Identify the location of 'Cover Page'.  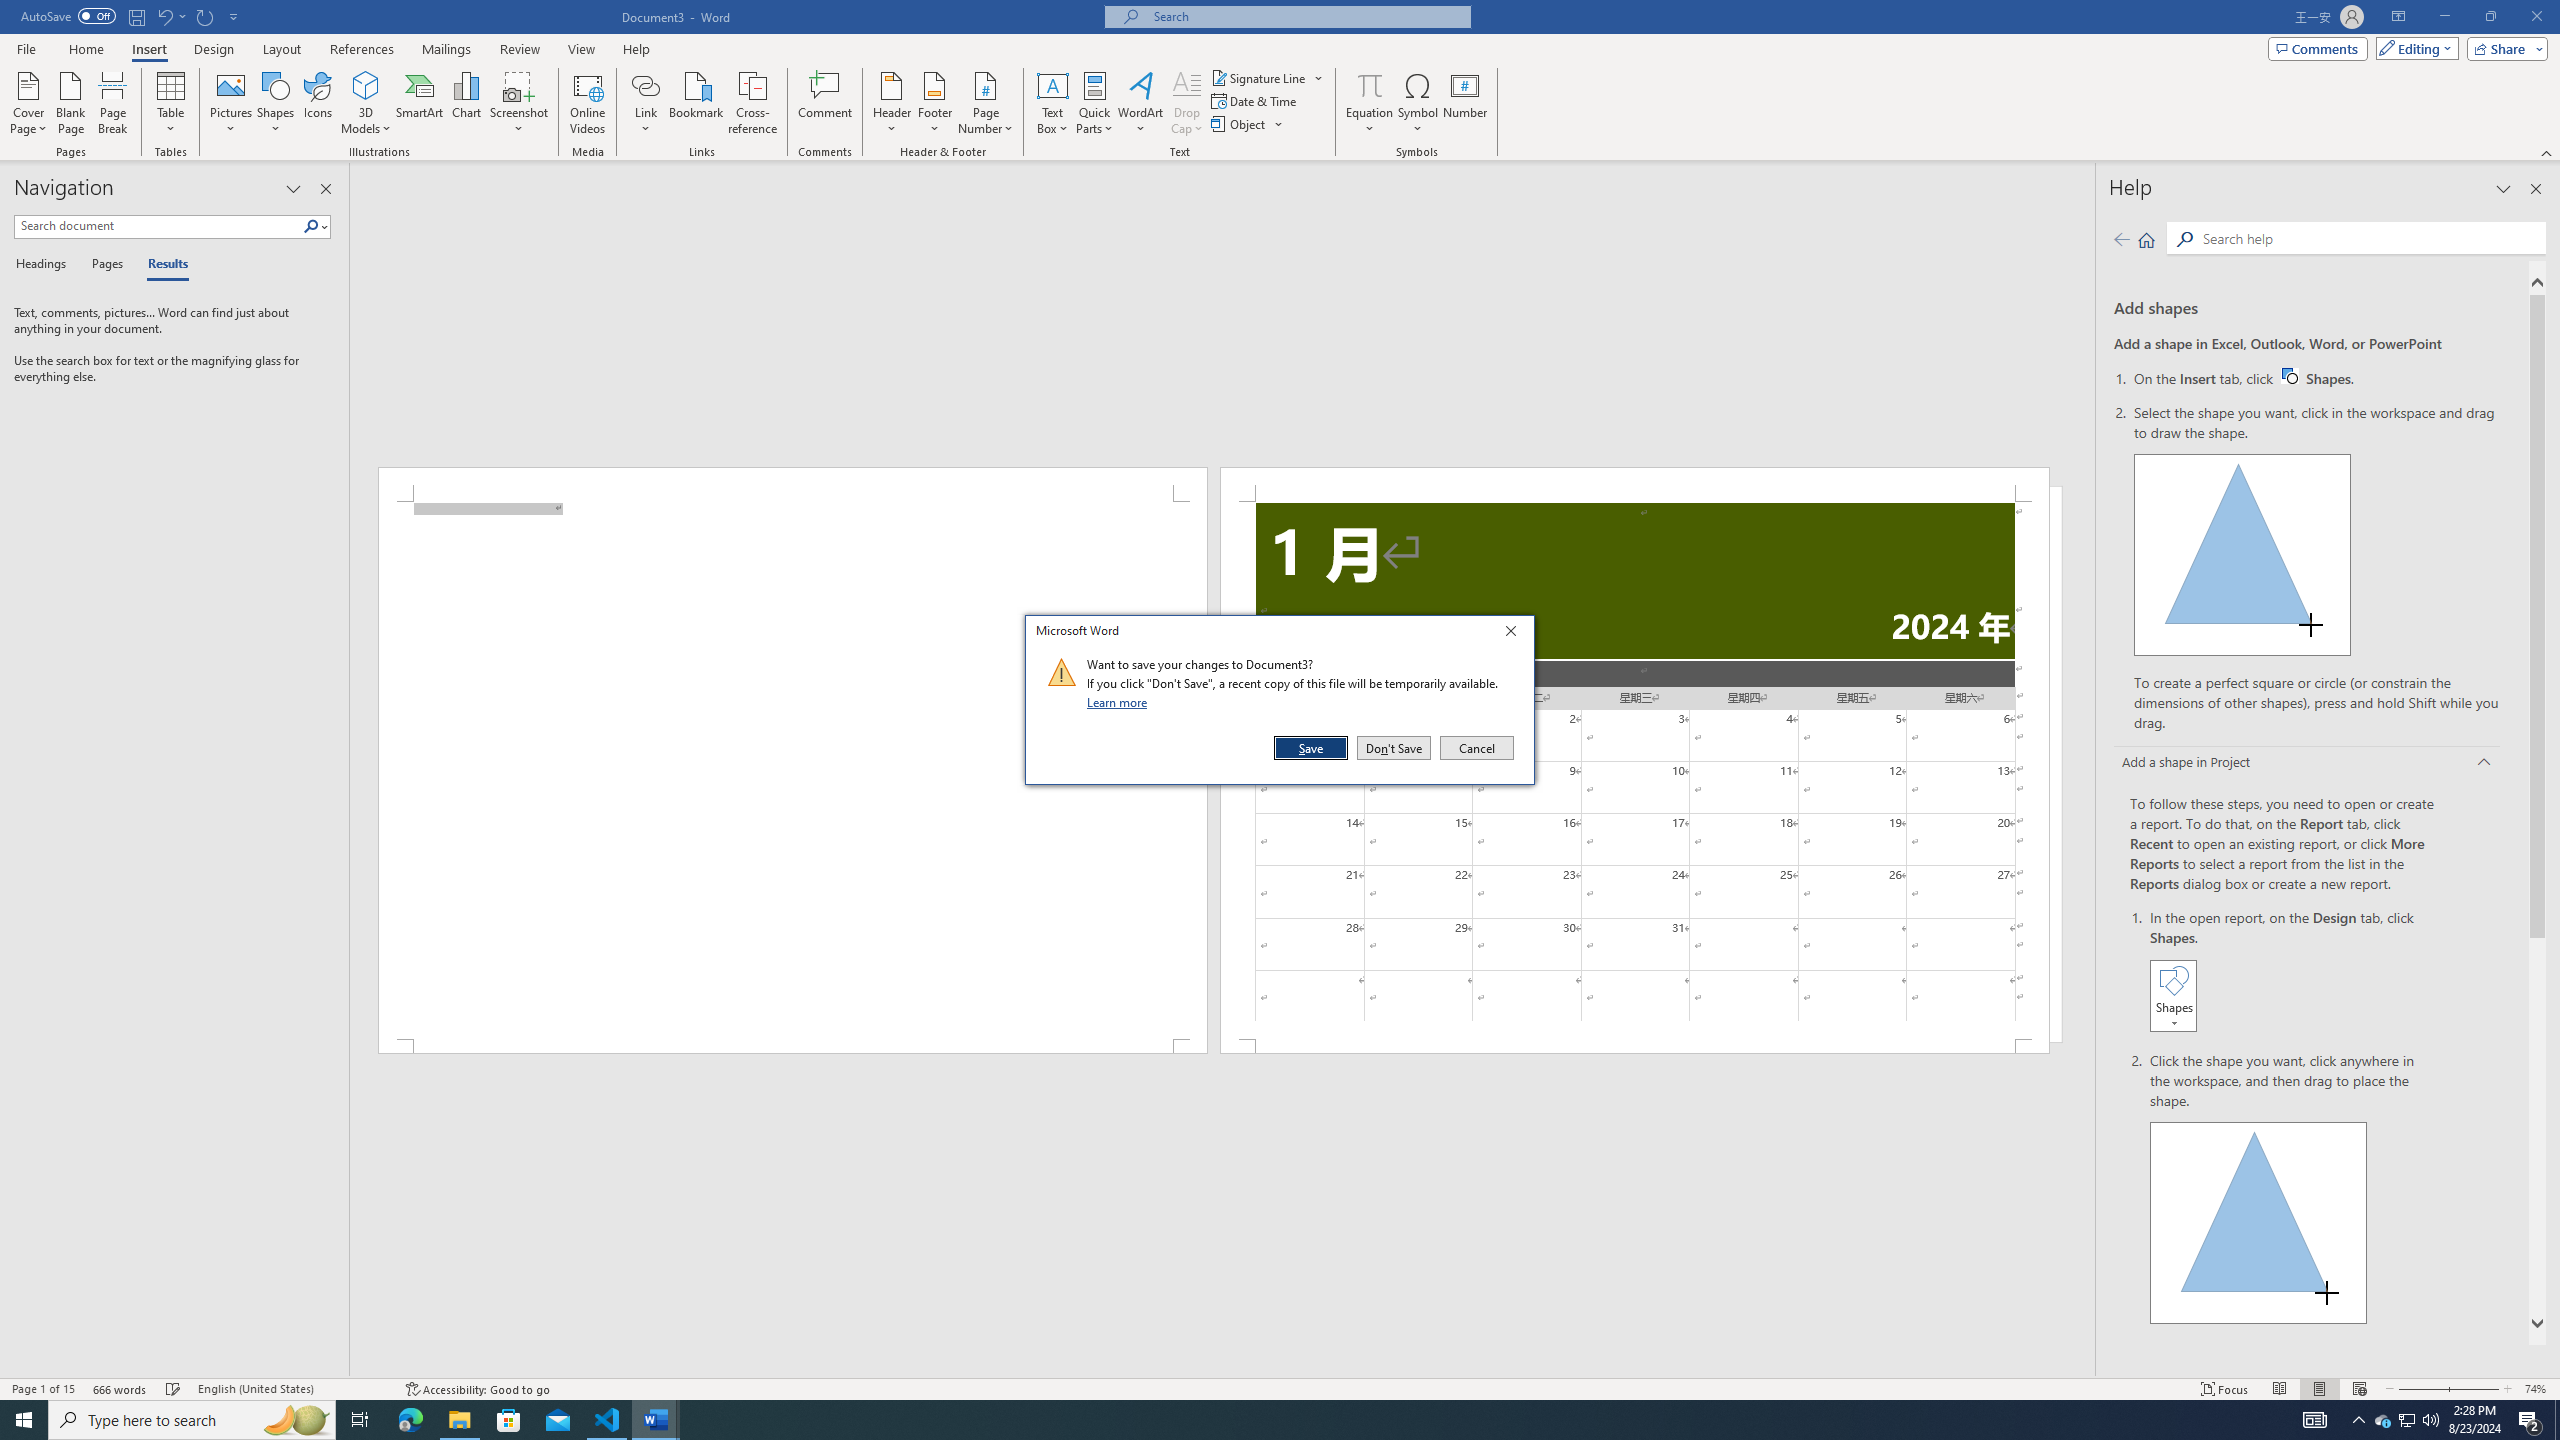
(28, 103).